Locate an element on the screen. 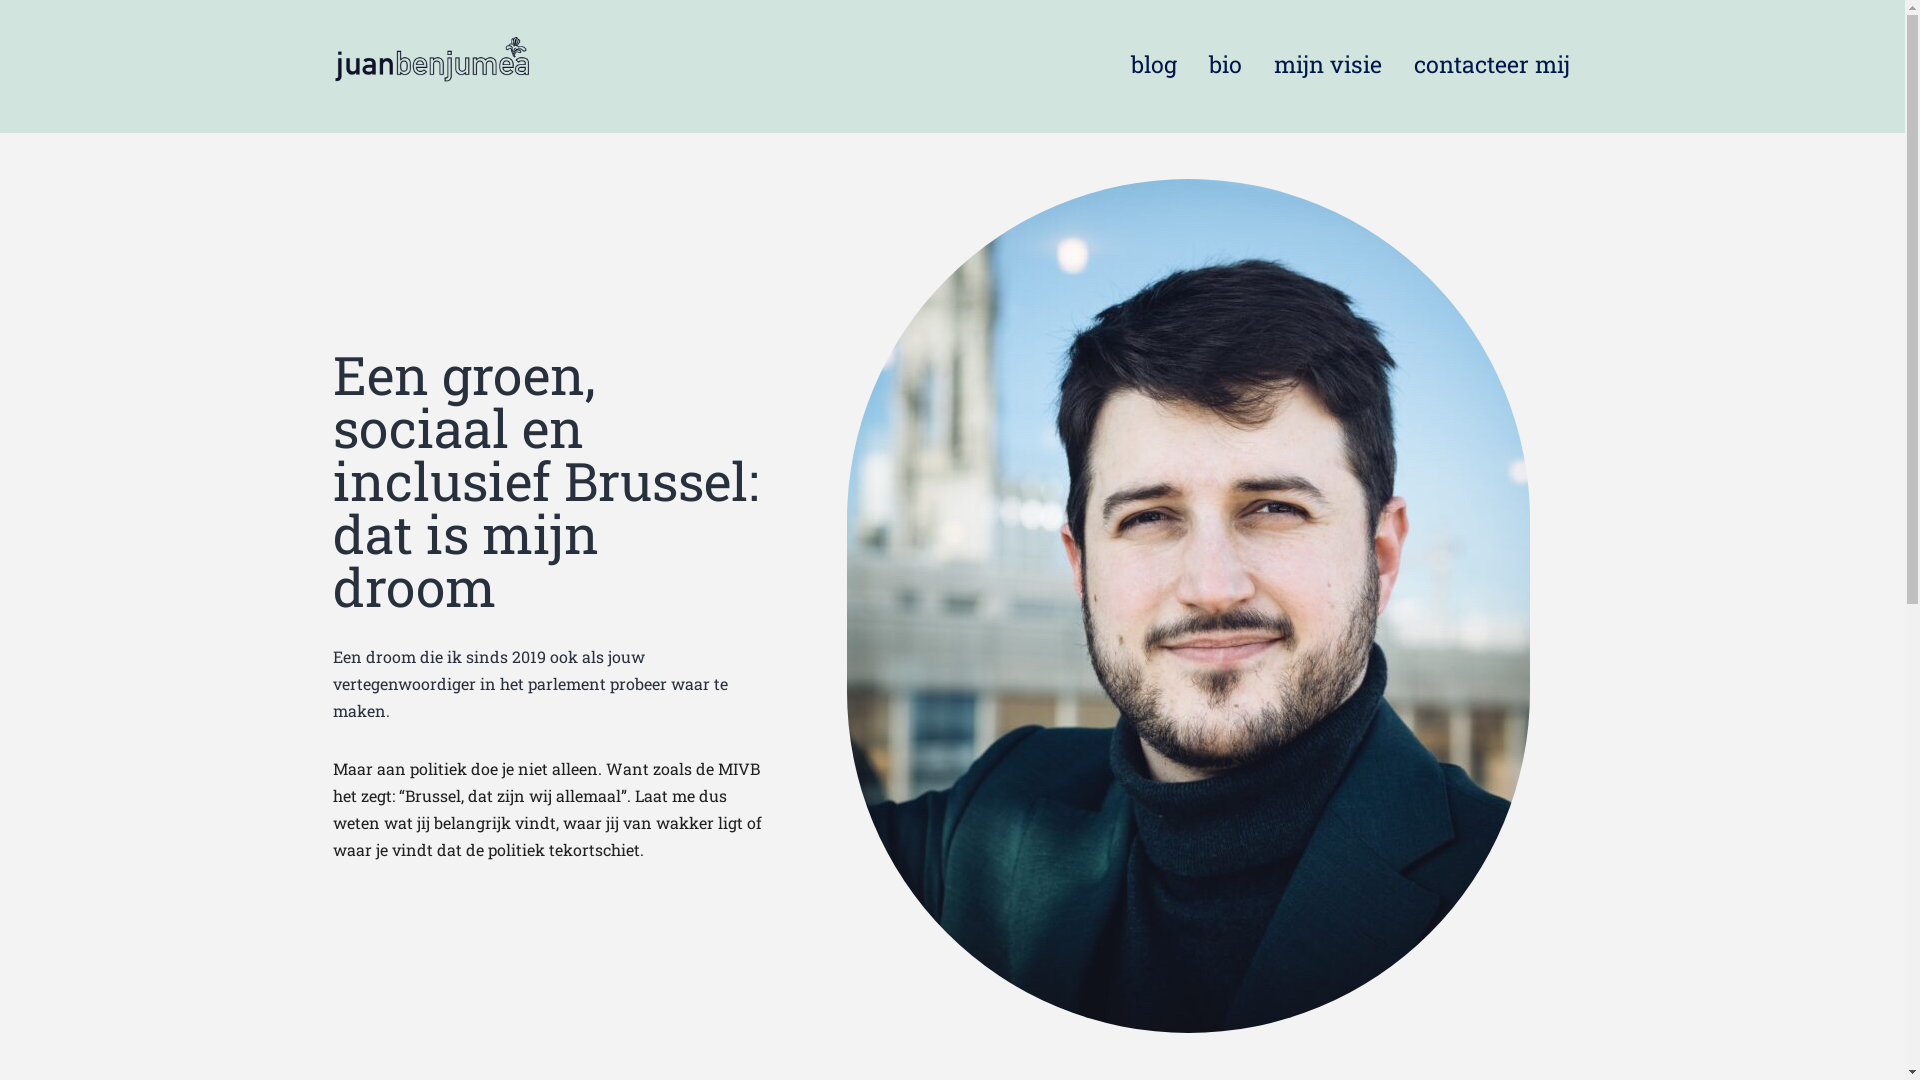  'contacteer mij' is located at coordinates (1396, 63).